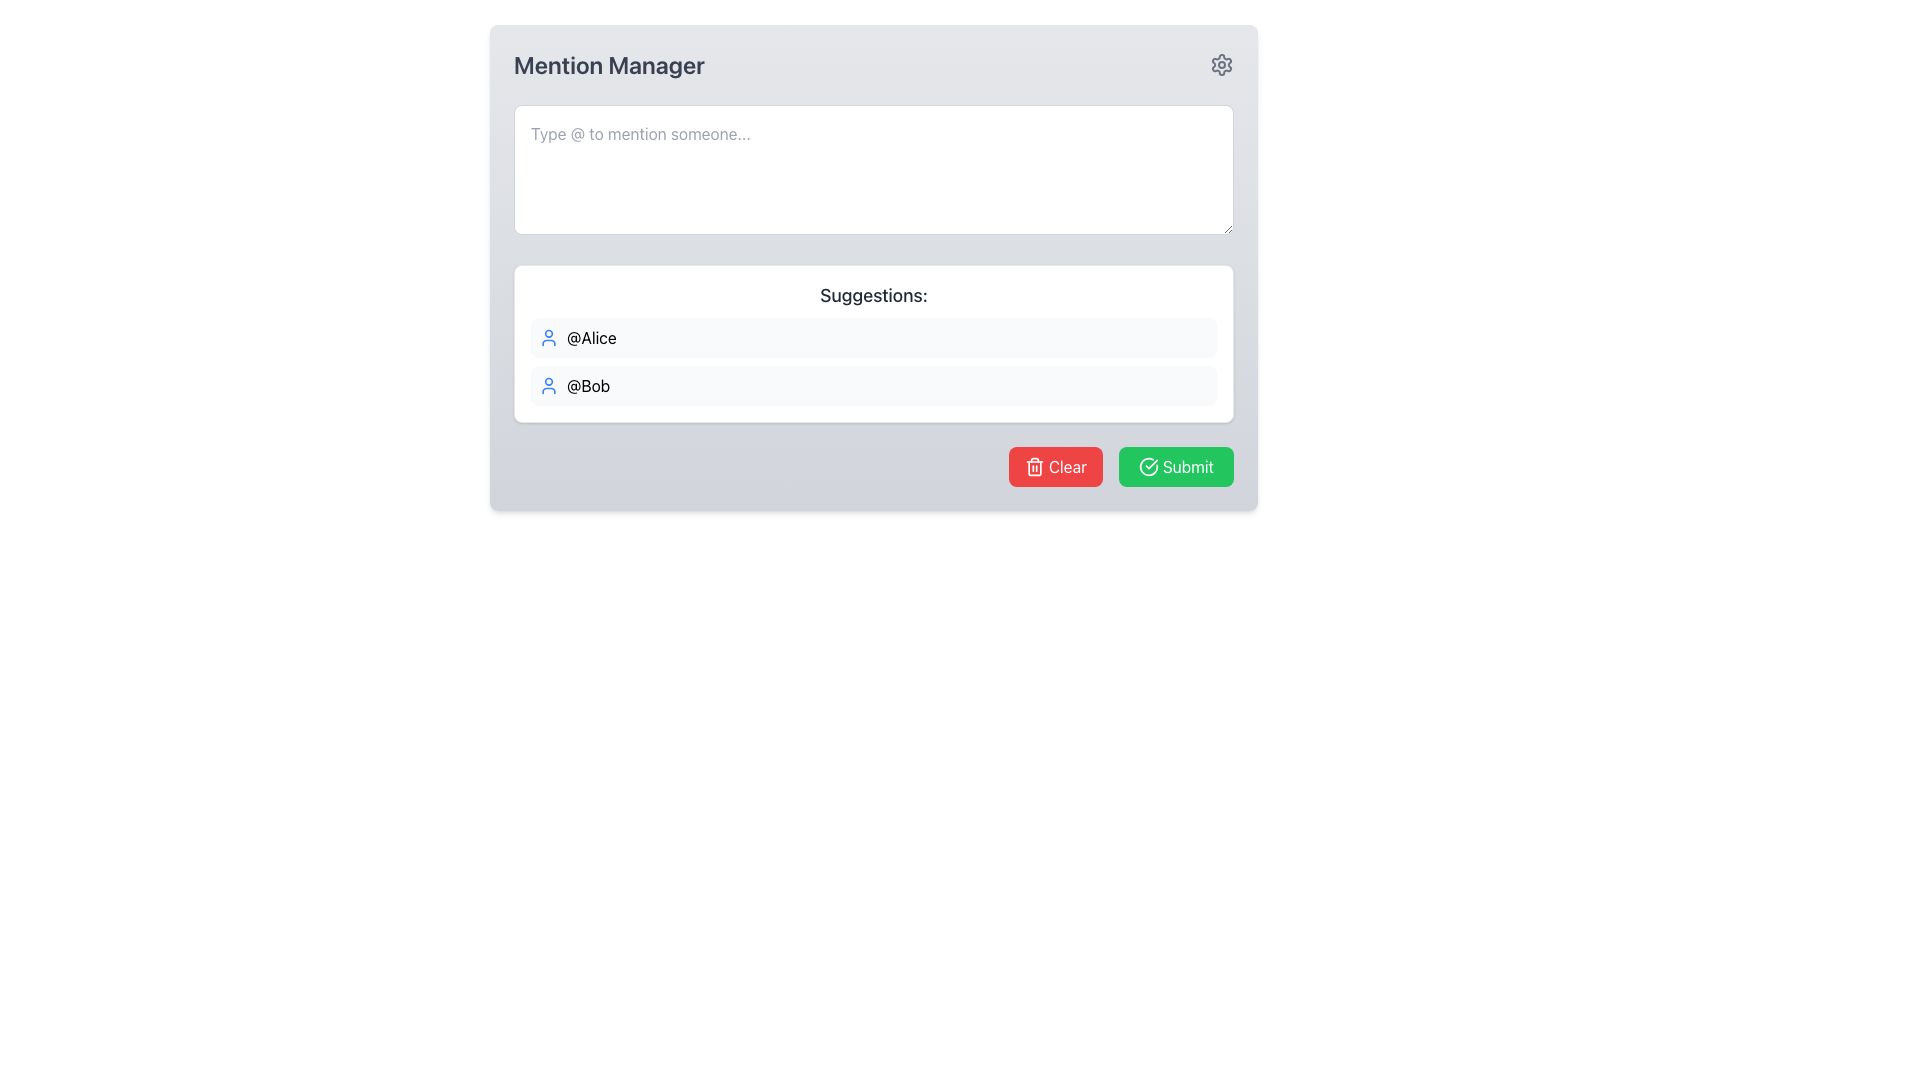  Describe the element at coordinates (1221, 64) in the screenshot. I see `the settings icon located in the top-right corner of the 'Mention Manager' interface, which represents the main gear outline` at that location.